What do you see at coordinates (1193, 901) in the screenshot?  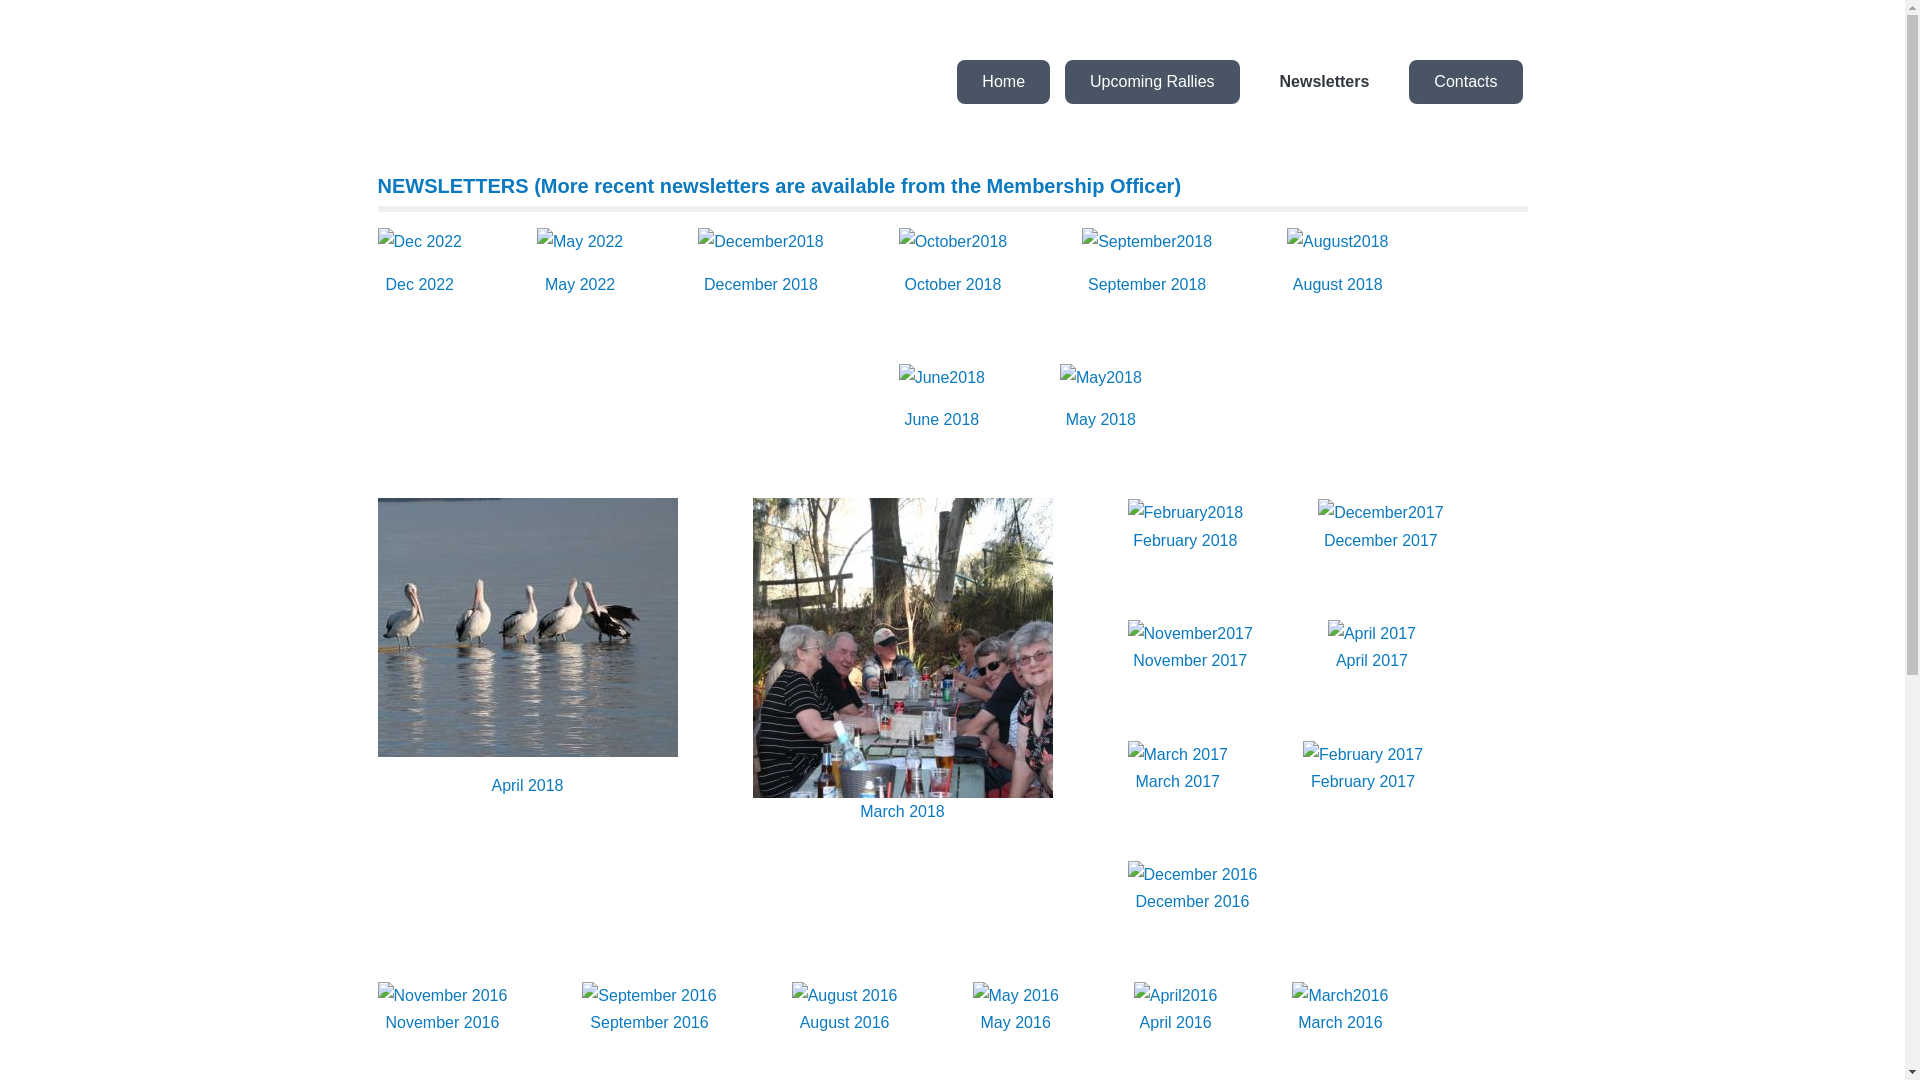 I see `'December 2016'` at bounding box center [1193, 901].